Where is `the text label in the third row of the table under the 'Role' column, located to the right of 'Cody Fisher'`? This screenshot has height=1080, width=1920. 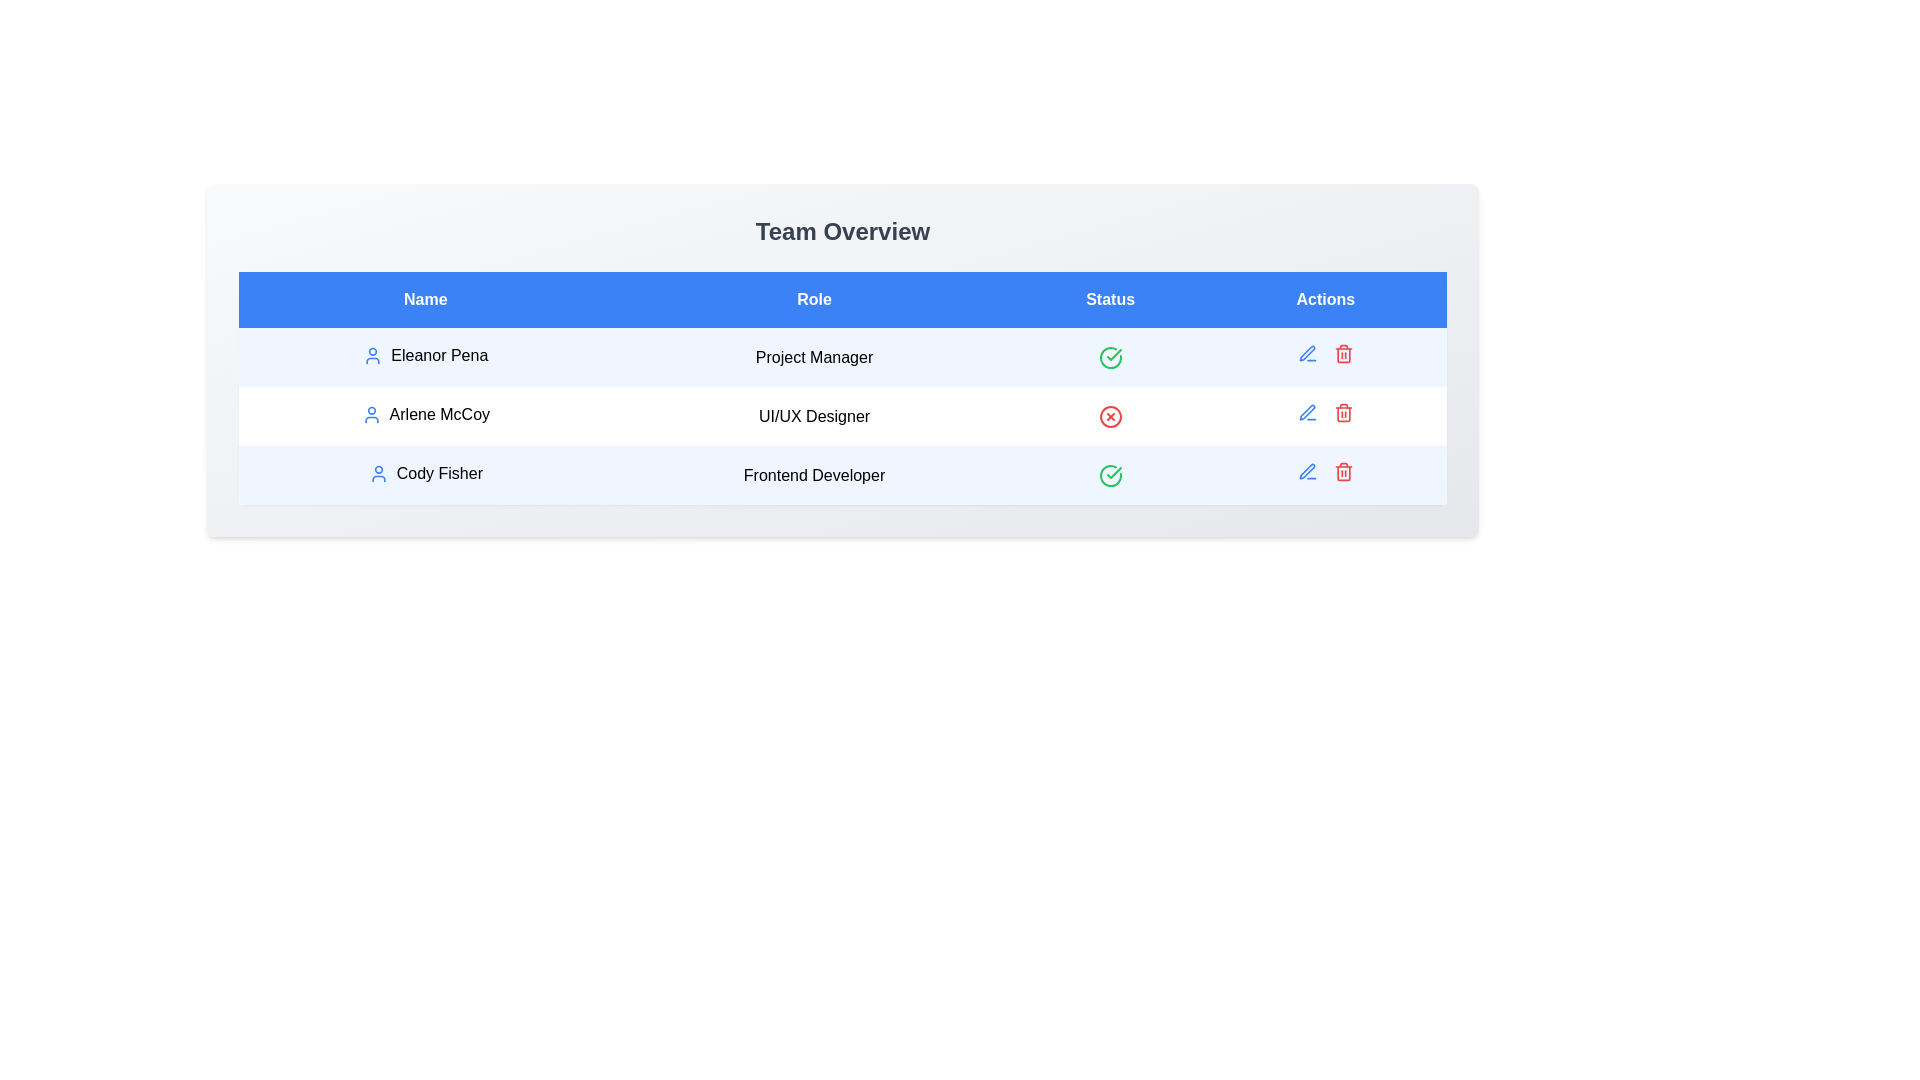 the text label in the third row of the table under the 'Role' column, located to the right of 'Cody Fisher' is located at coordinates (814, 475).